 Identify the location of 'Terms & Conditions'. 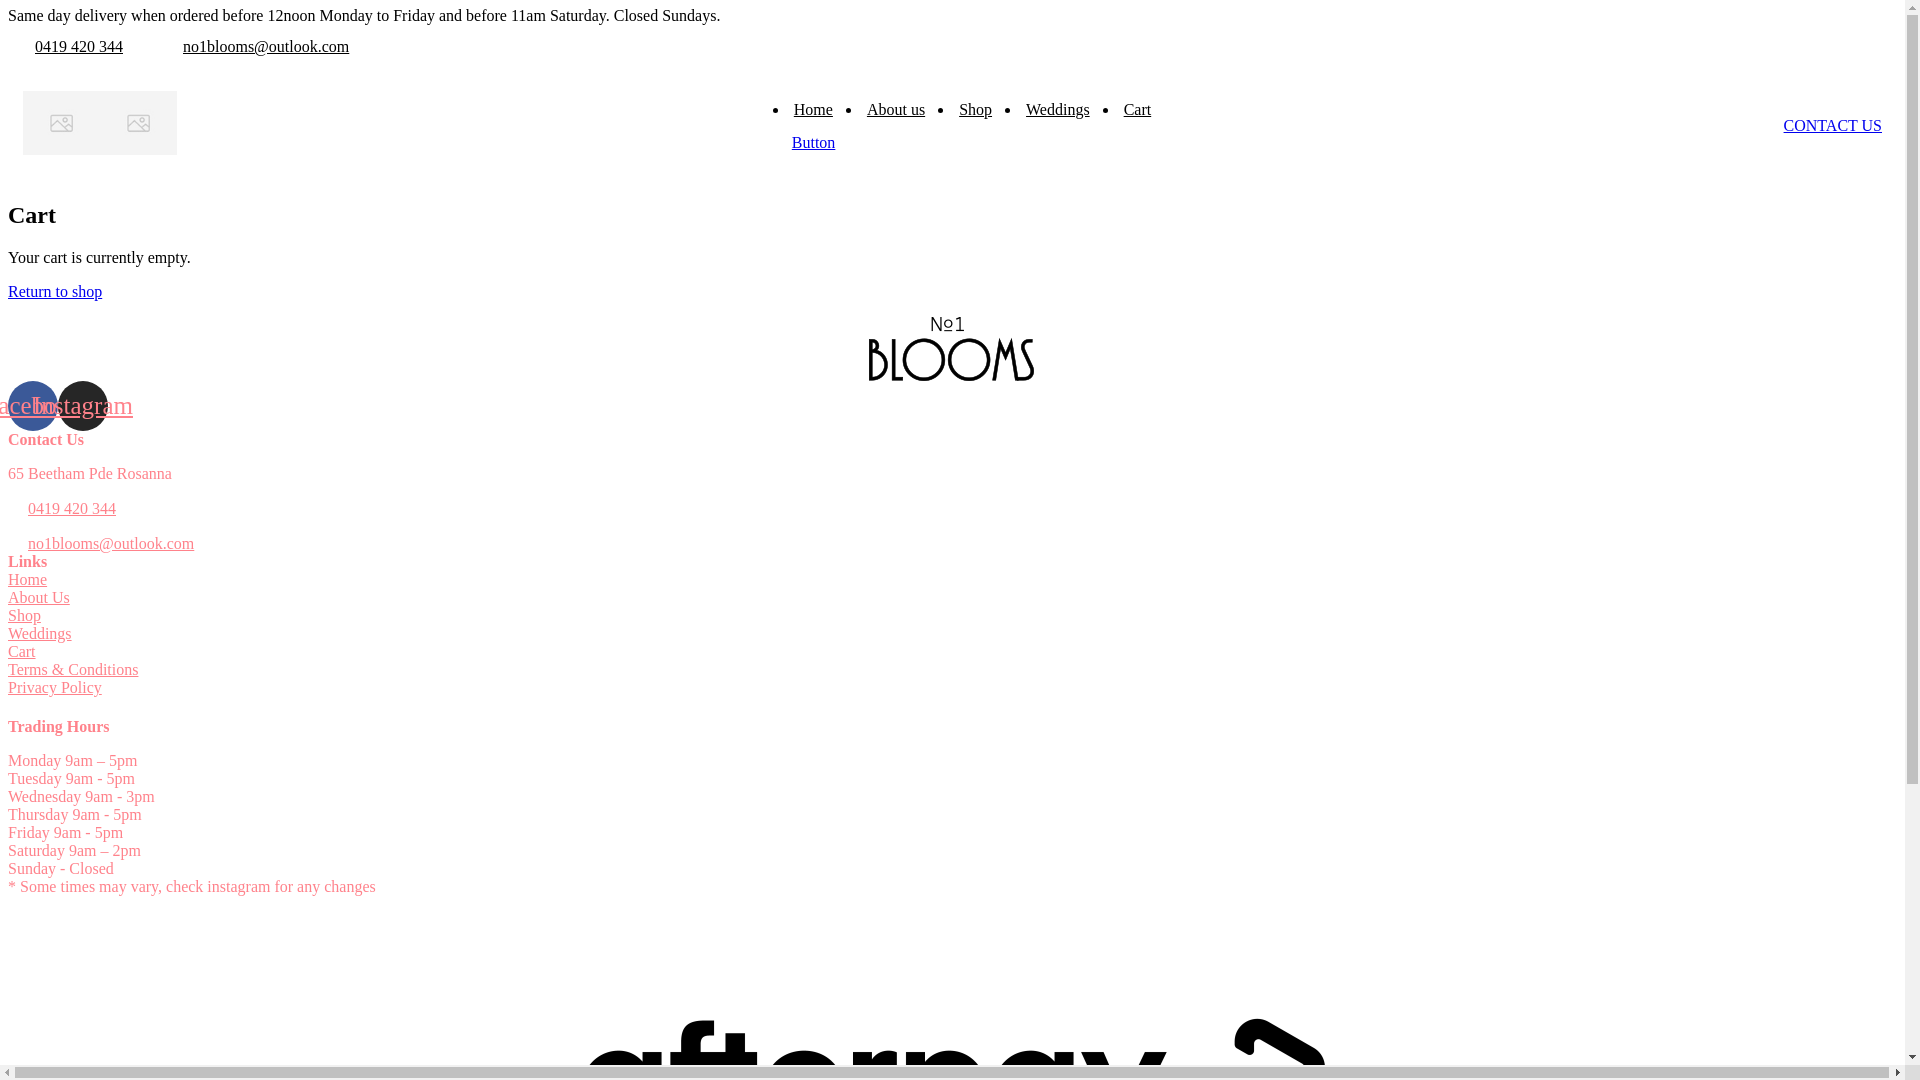
(72, 669).